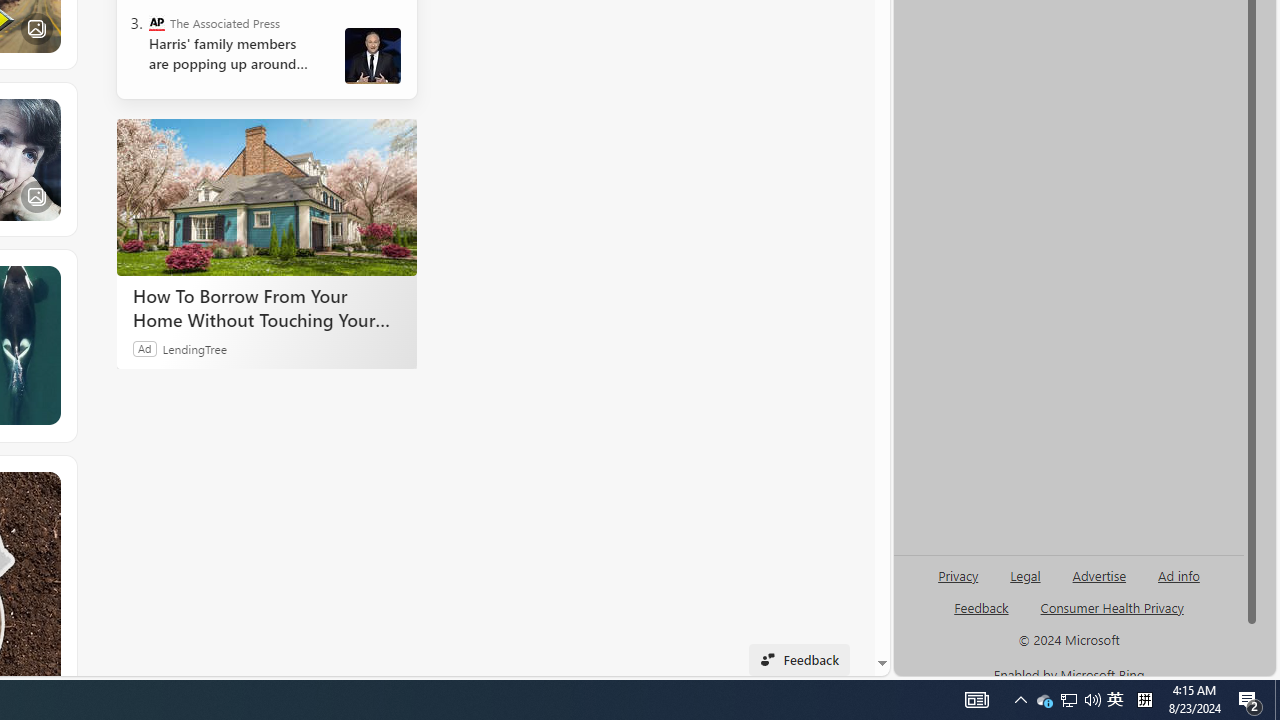  I want to click on 'AutomationID: sb_feedback', so click(981, 606).